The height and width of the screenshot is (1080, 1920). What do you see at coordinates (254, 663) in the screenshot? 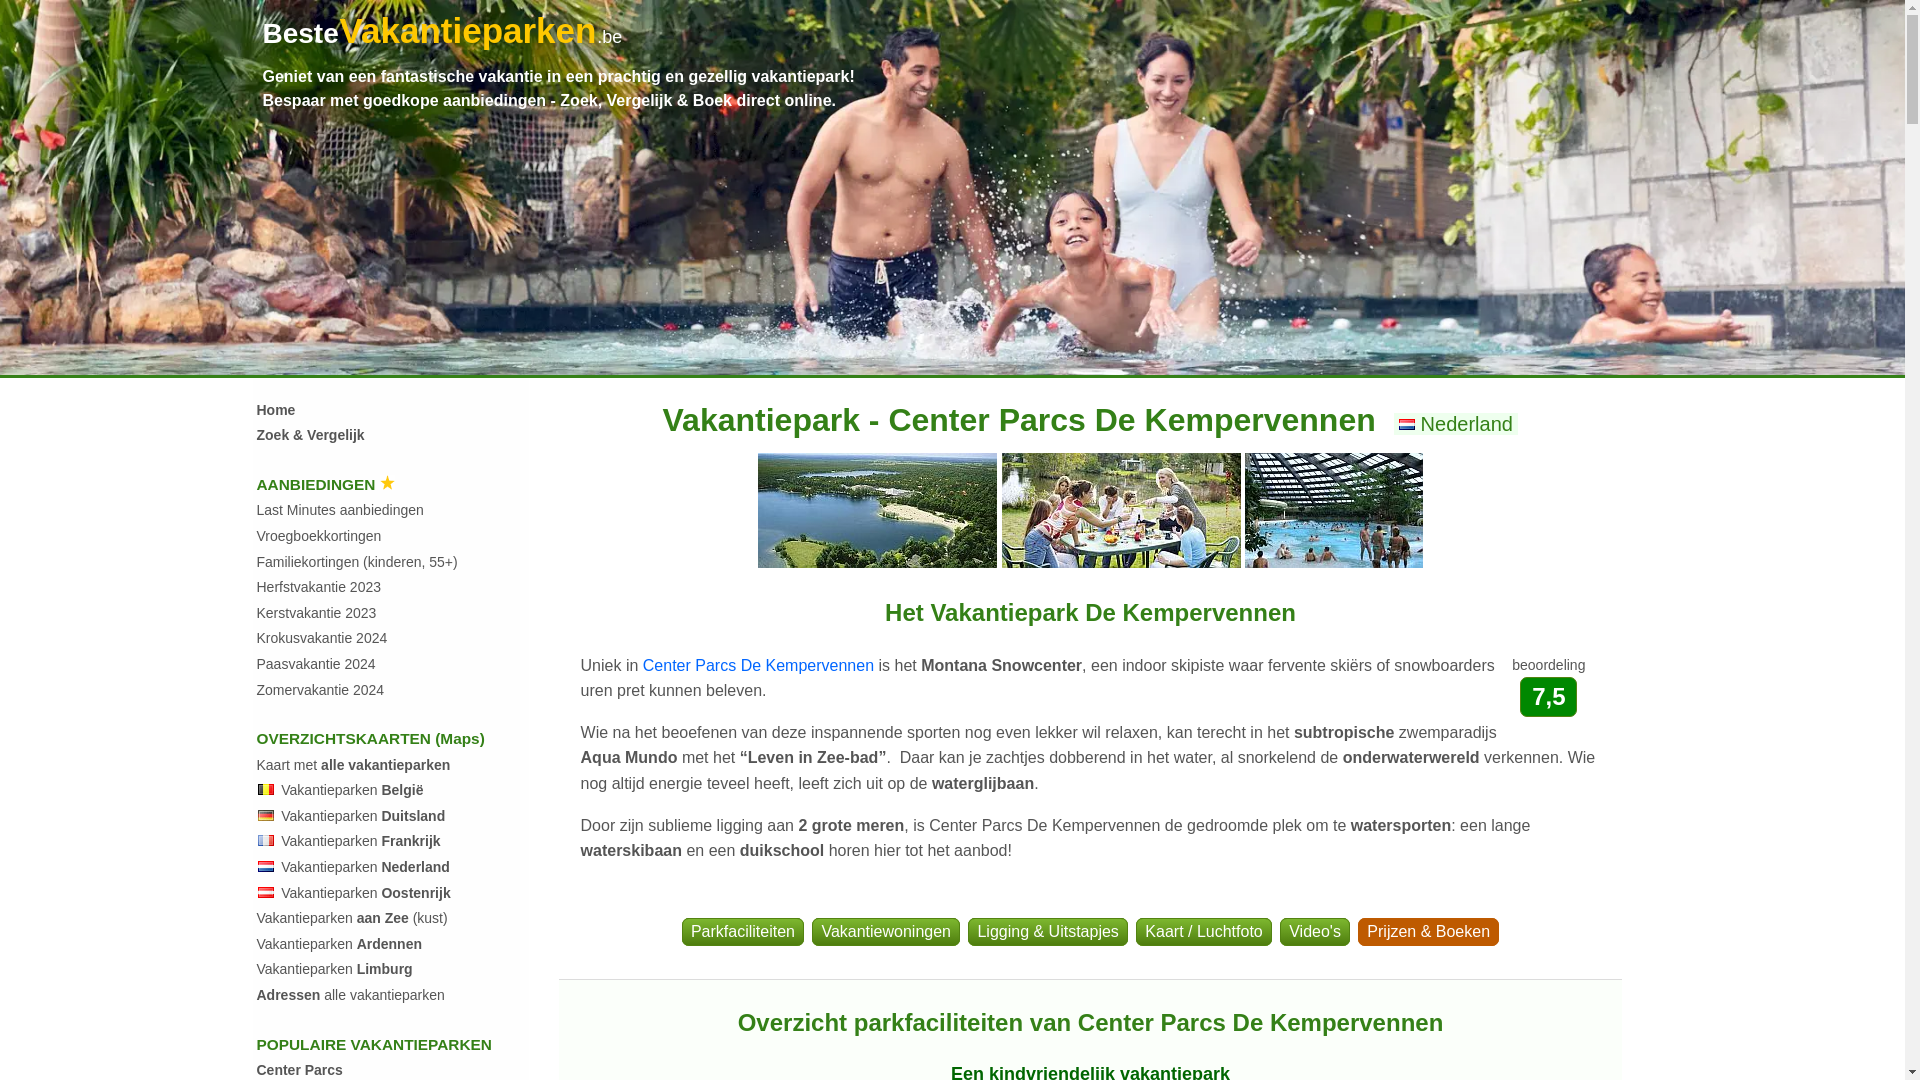
I see `'Paasvakantie 2024'` at bounding box center [254, 663].